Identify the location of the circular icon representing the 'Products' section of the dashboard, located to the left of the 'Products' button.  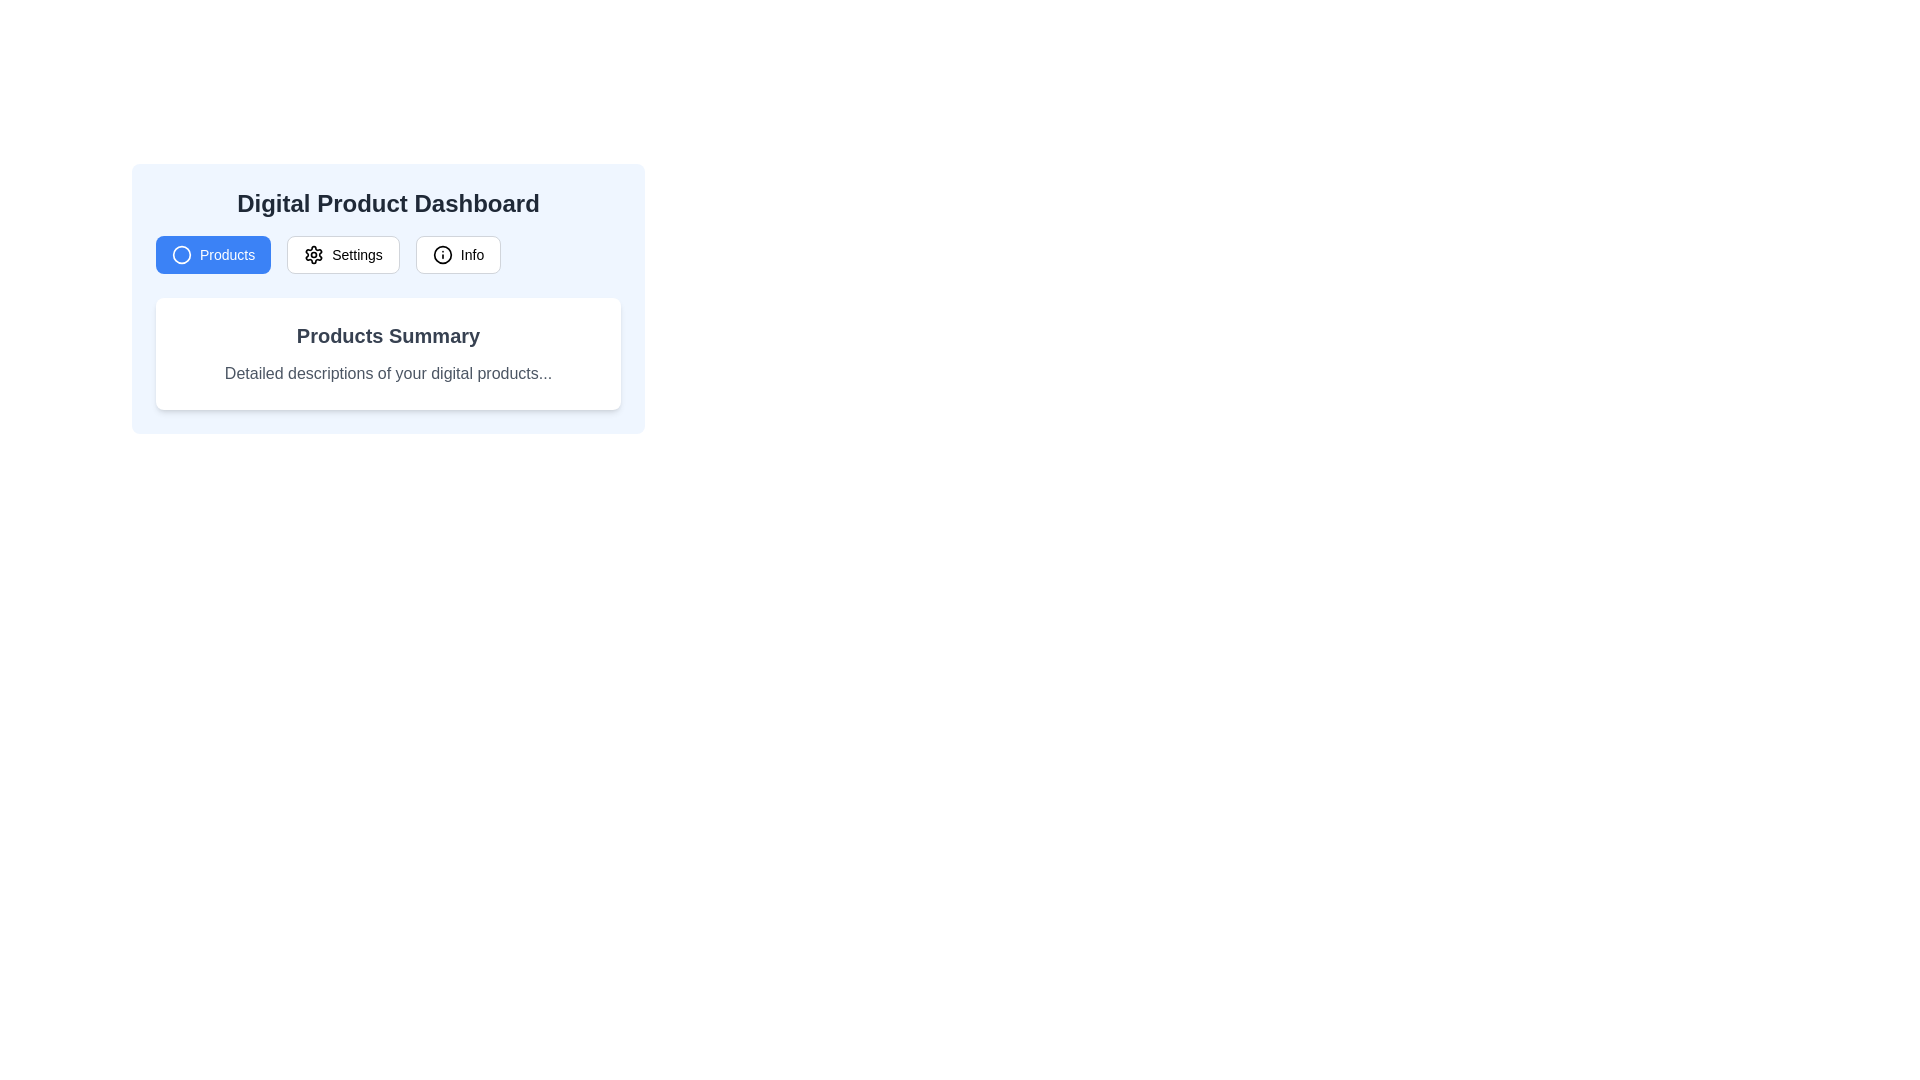
(182, 253).